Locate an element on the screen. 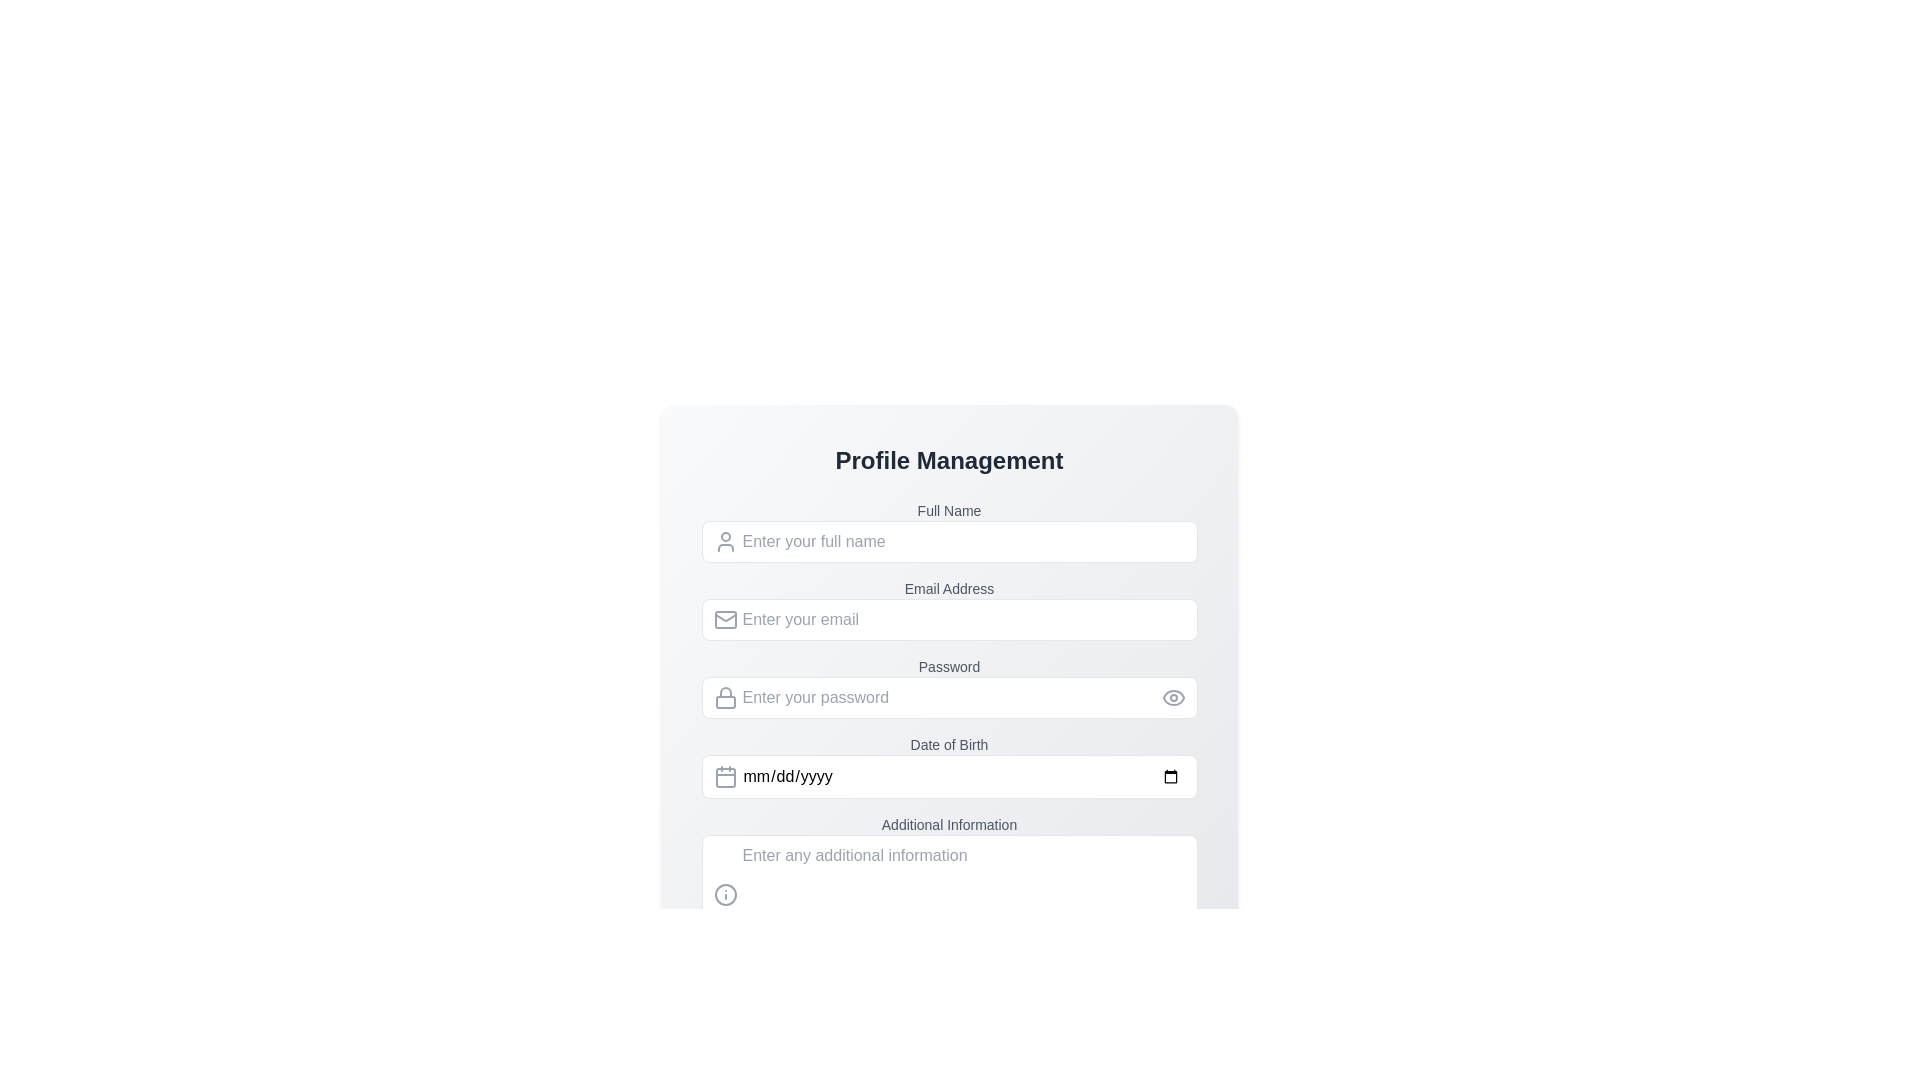 The height and width of the screenshot is (1080, 1920). the rectangular graphical component that forms the body of the lock icon, located within the lower half of the lock icon next to the password input field is located at coordinates (724, 701).